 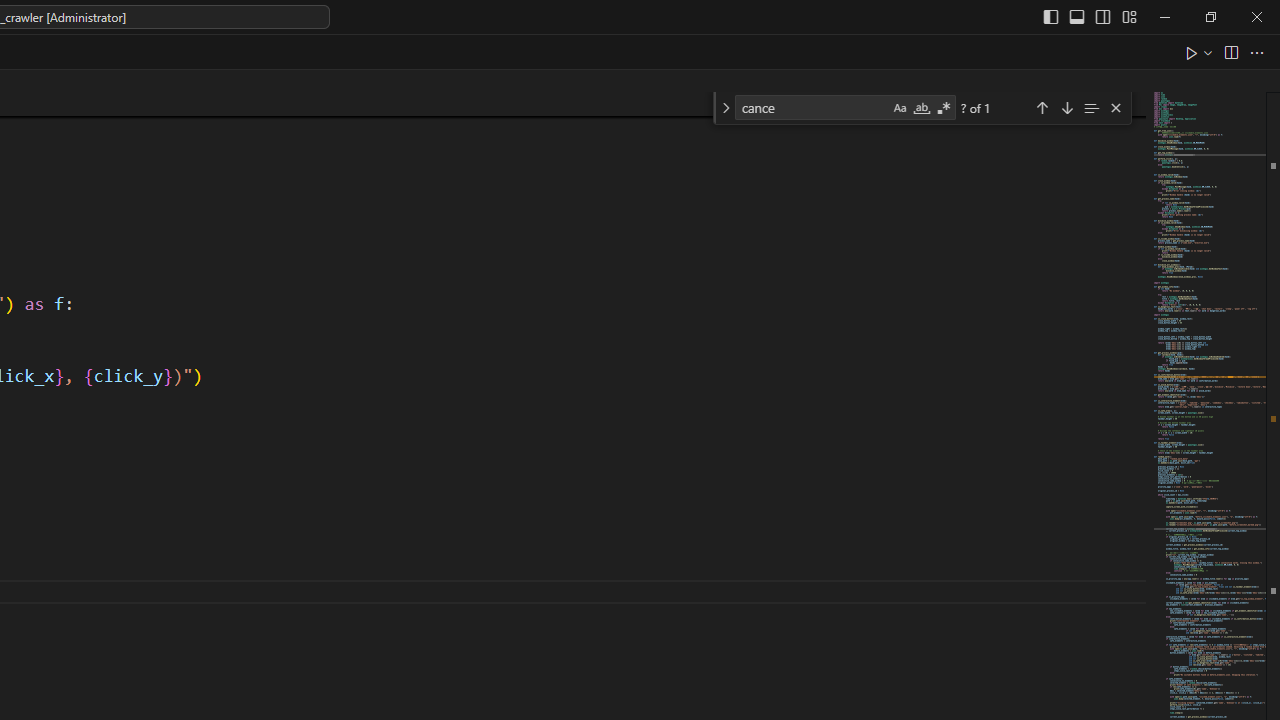 What do you see at coordinates (1128, 16) in the screenshot?
I see `'Customize Layout...'` at bounding box center [1128, 16].